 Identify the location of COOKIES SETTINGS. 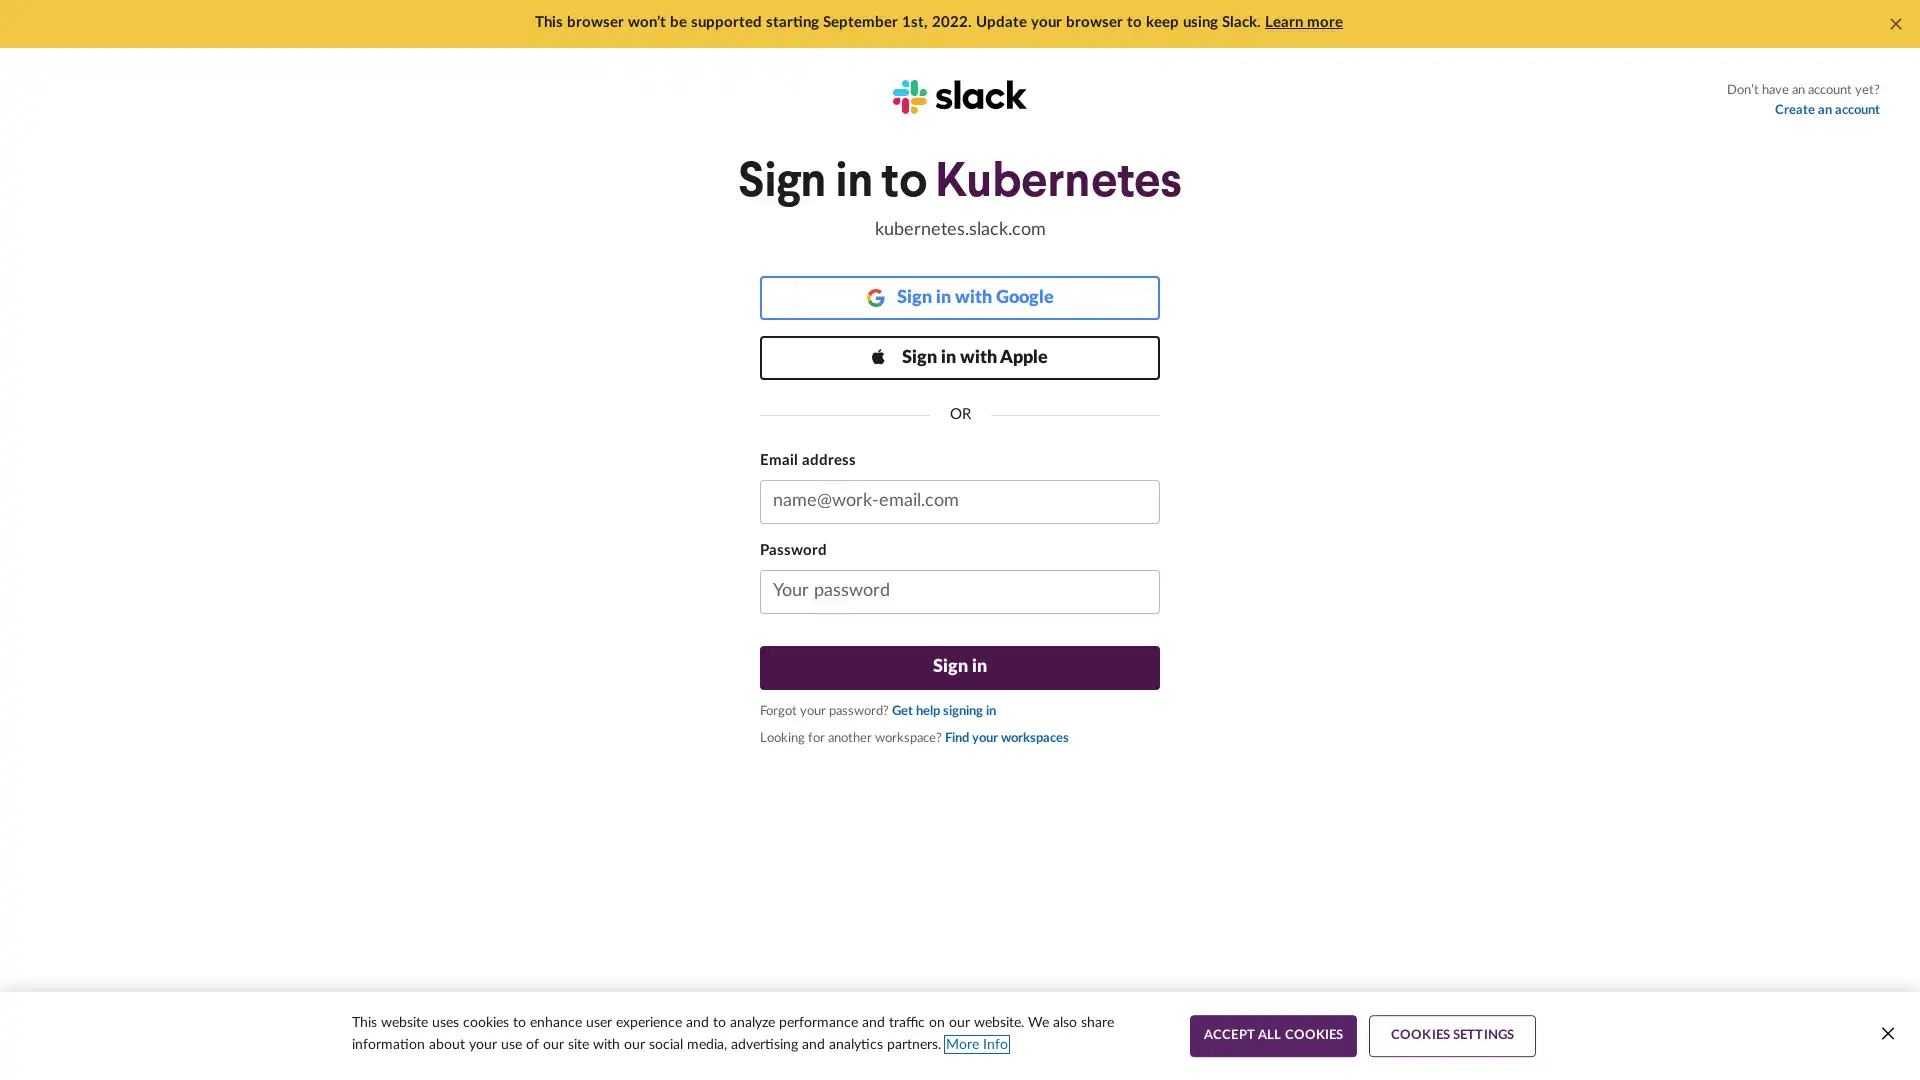
(1452, 1035).